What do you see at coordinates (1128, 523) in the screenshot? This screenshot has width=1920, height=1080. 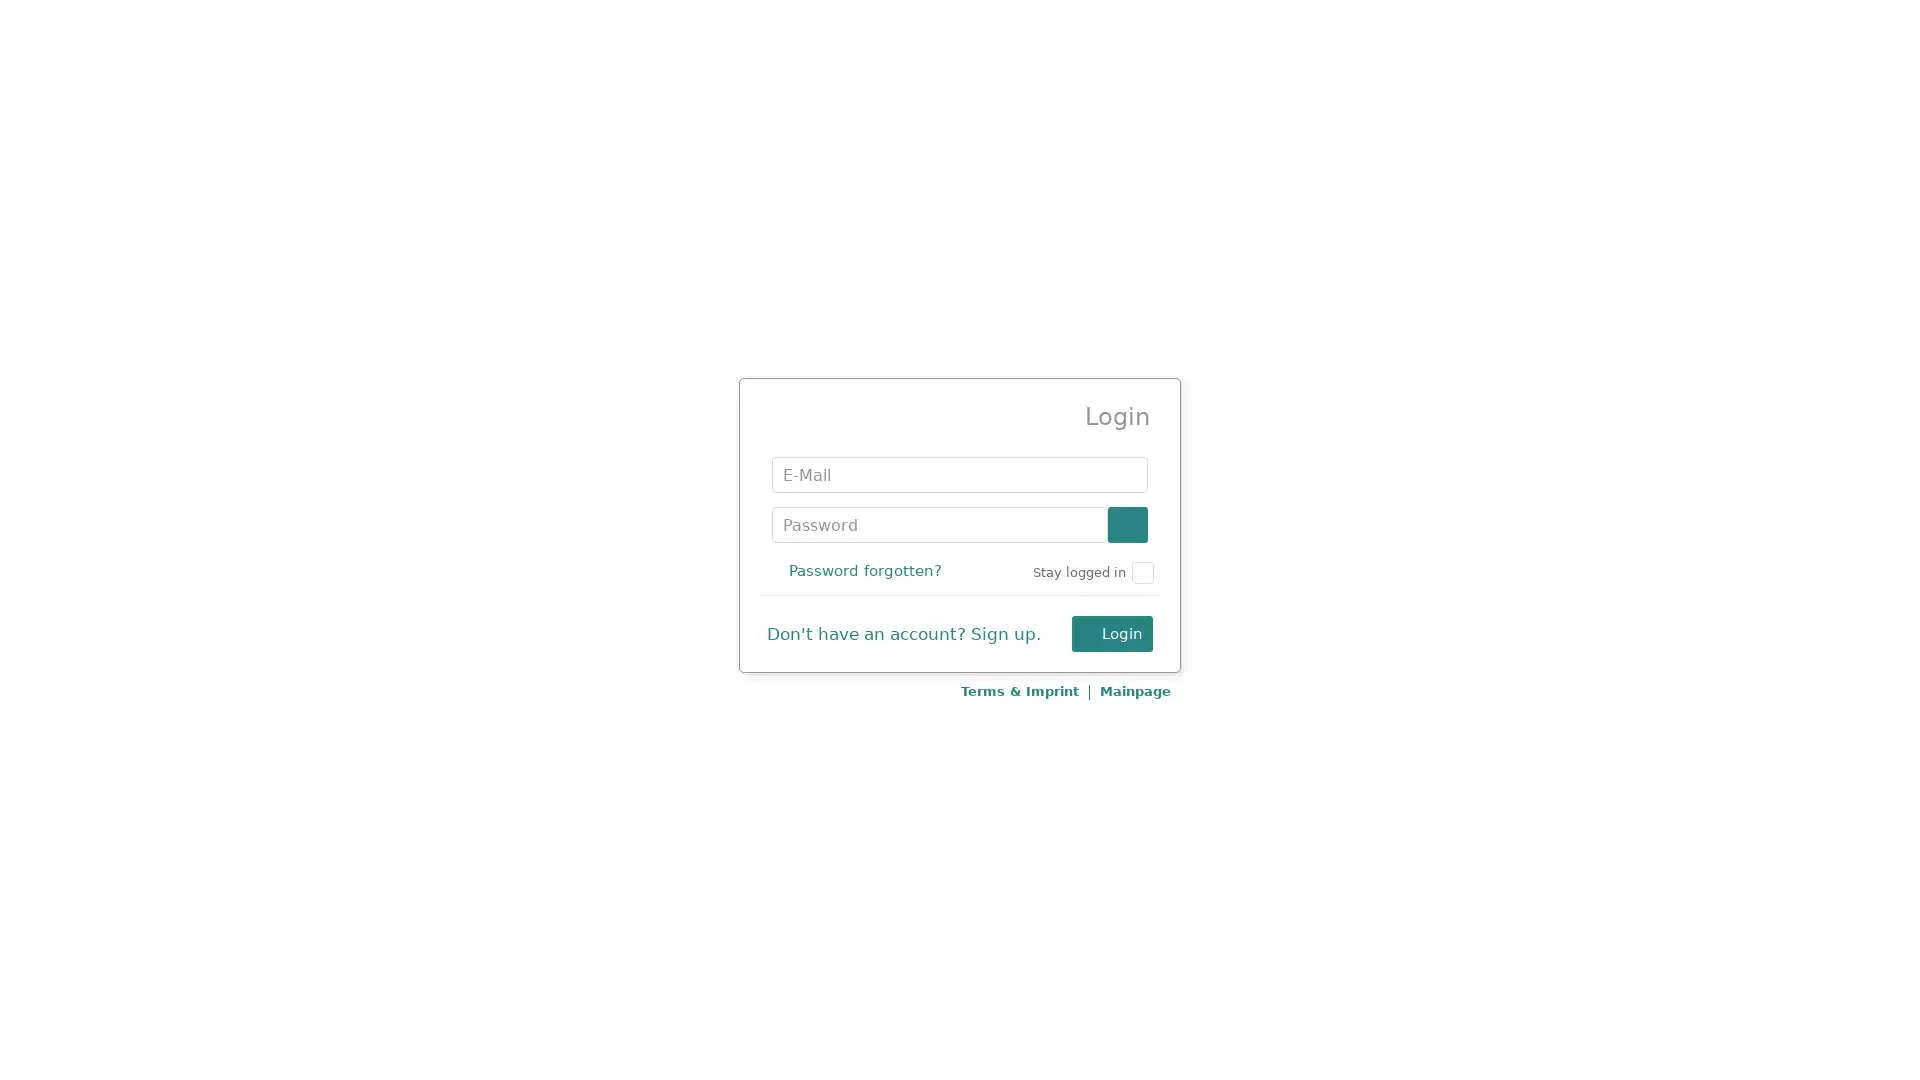 I see `Show Password` at bounding box center [1128, 523].